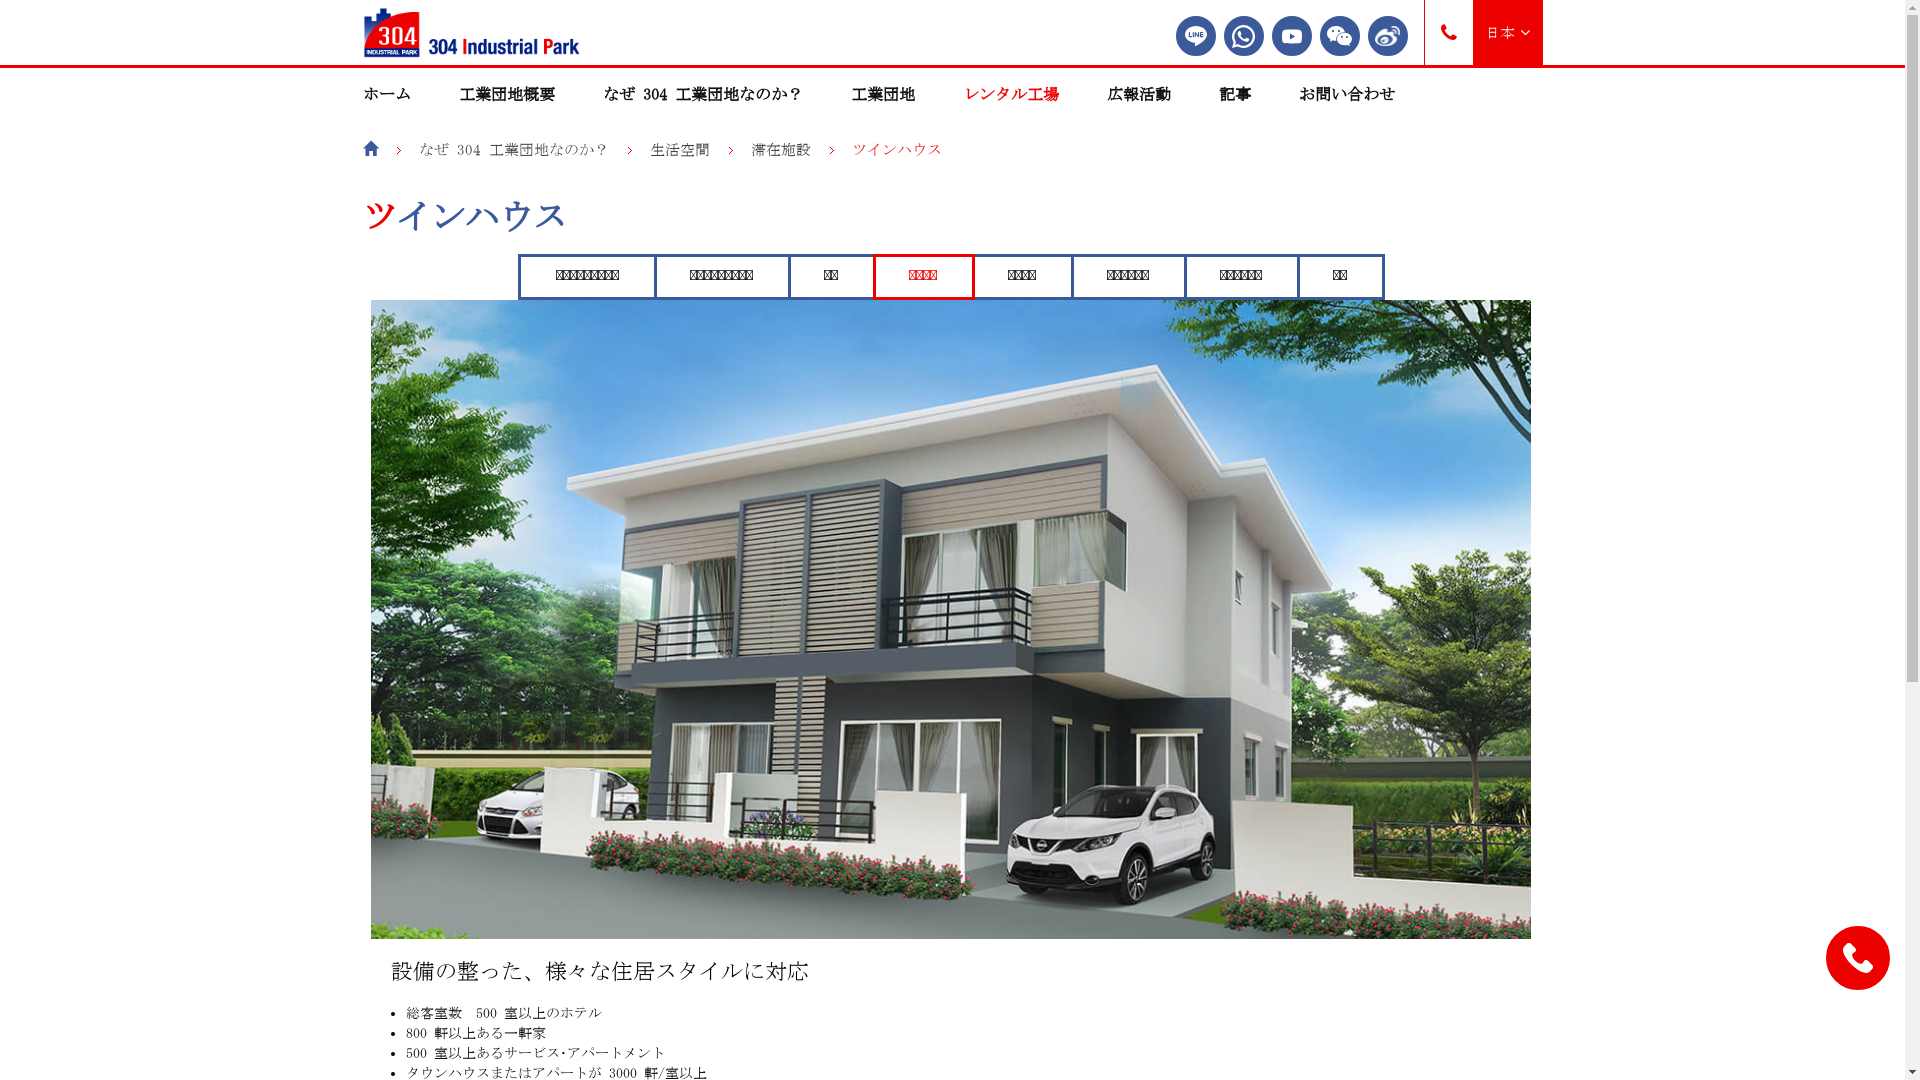 The width and height of the screenshot is (1920, 1080). Describe the element at coordinates (369, 148) in the screenshot. I see `'HOME'` at that location.